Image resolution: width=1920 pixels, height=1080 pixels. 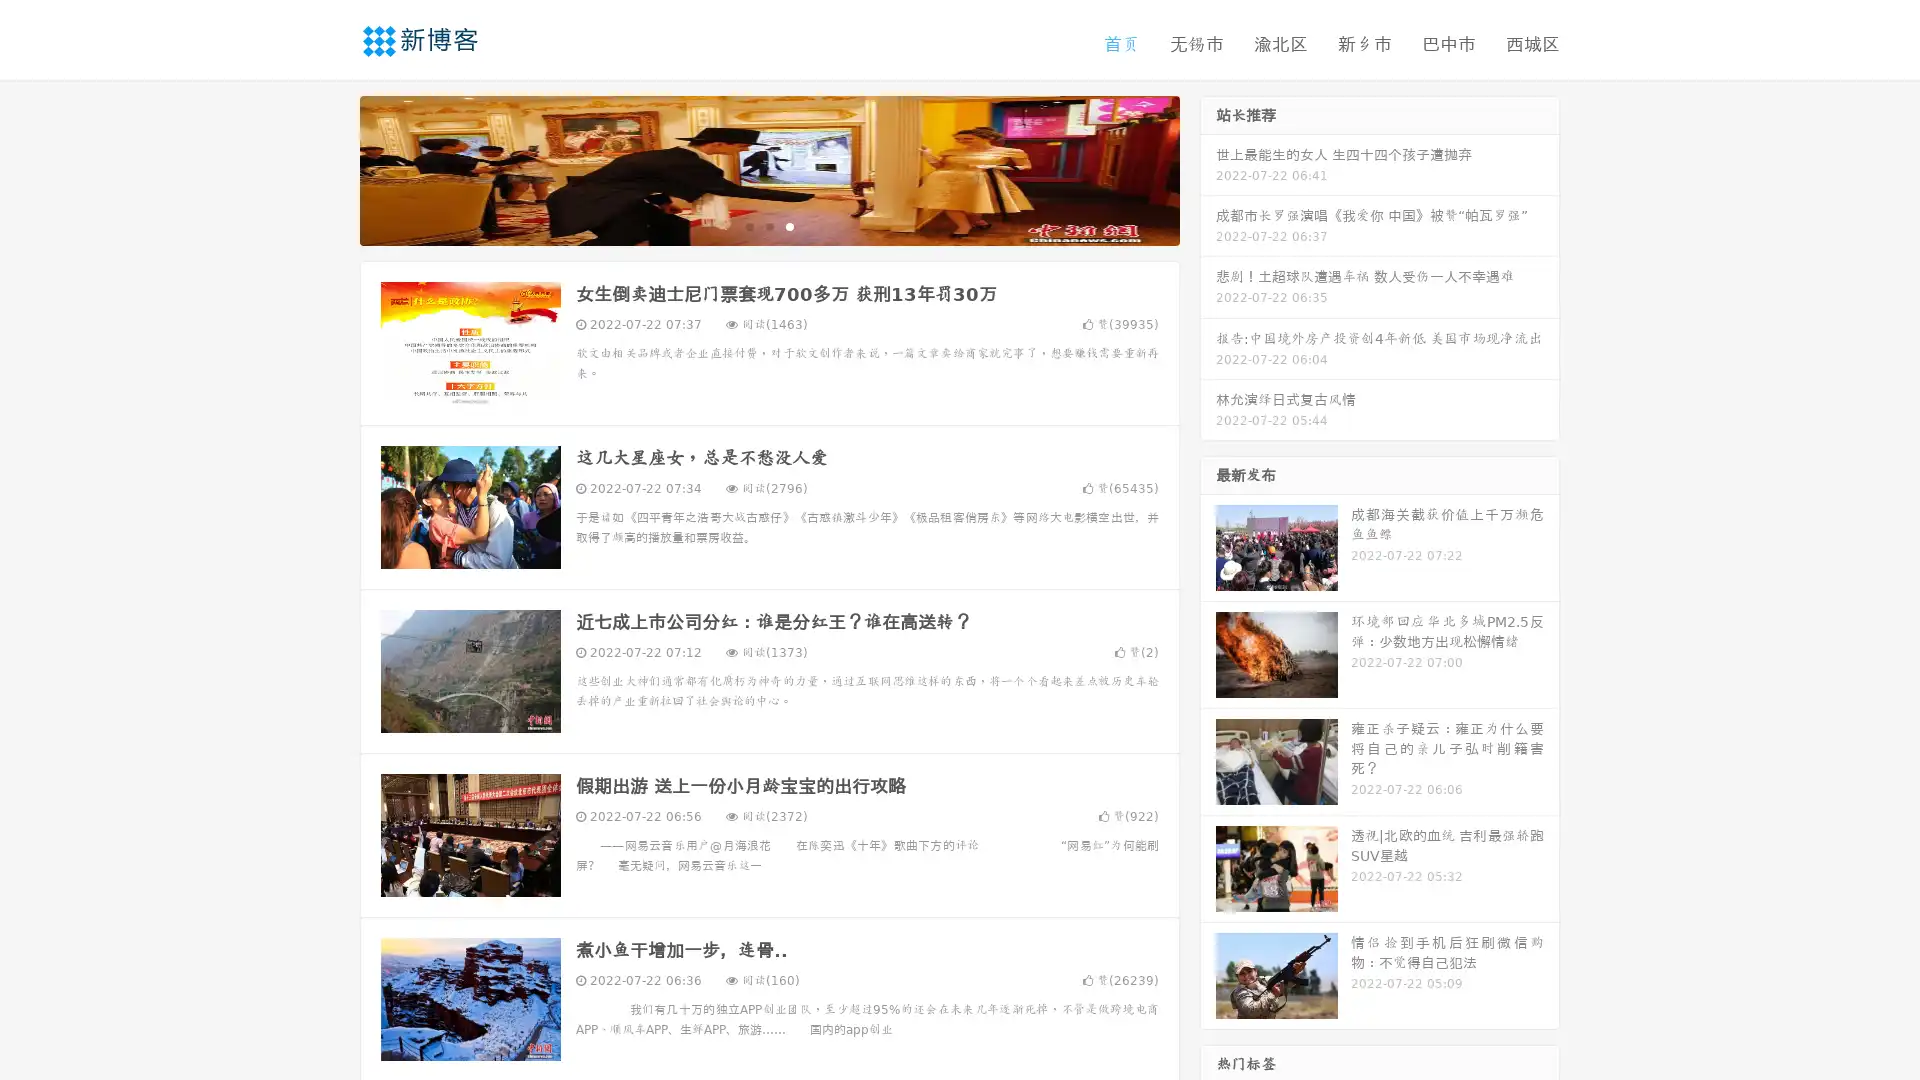 What do you see at coordinates (748, 225) in the screenshot?
I see `Go to slide 1` at bounding box center [748, 225].